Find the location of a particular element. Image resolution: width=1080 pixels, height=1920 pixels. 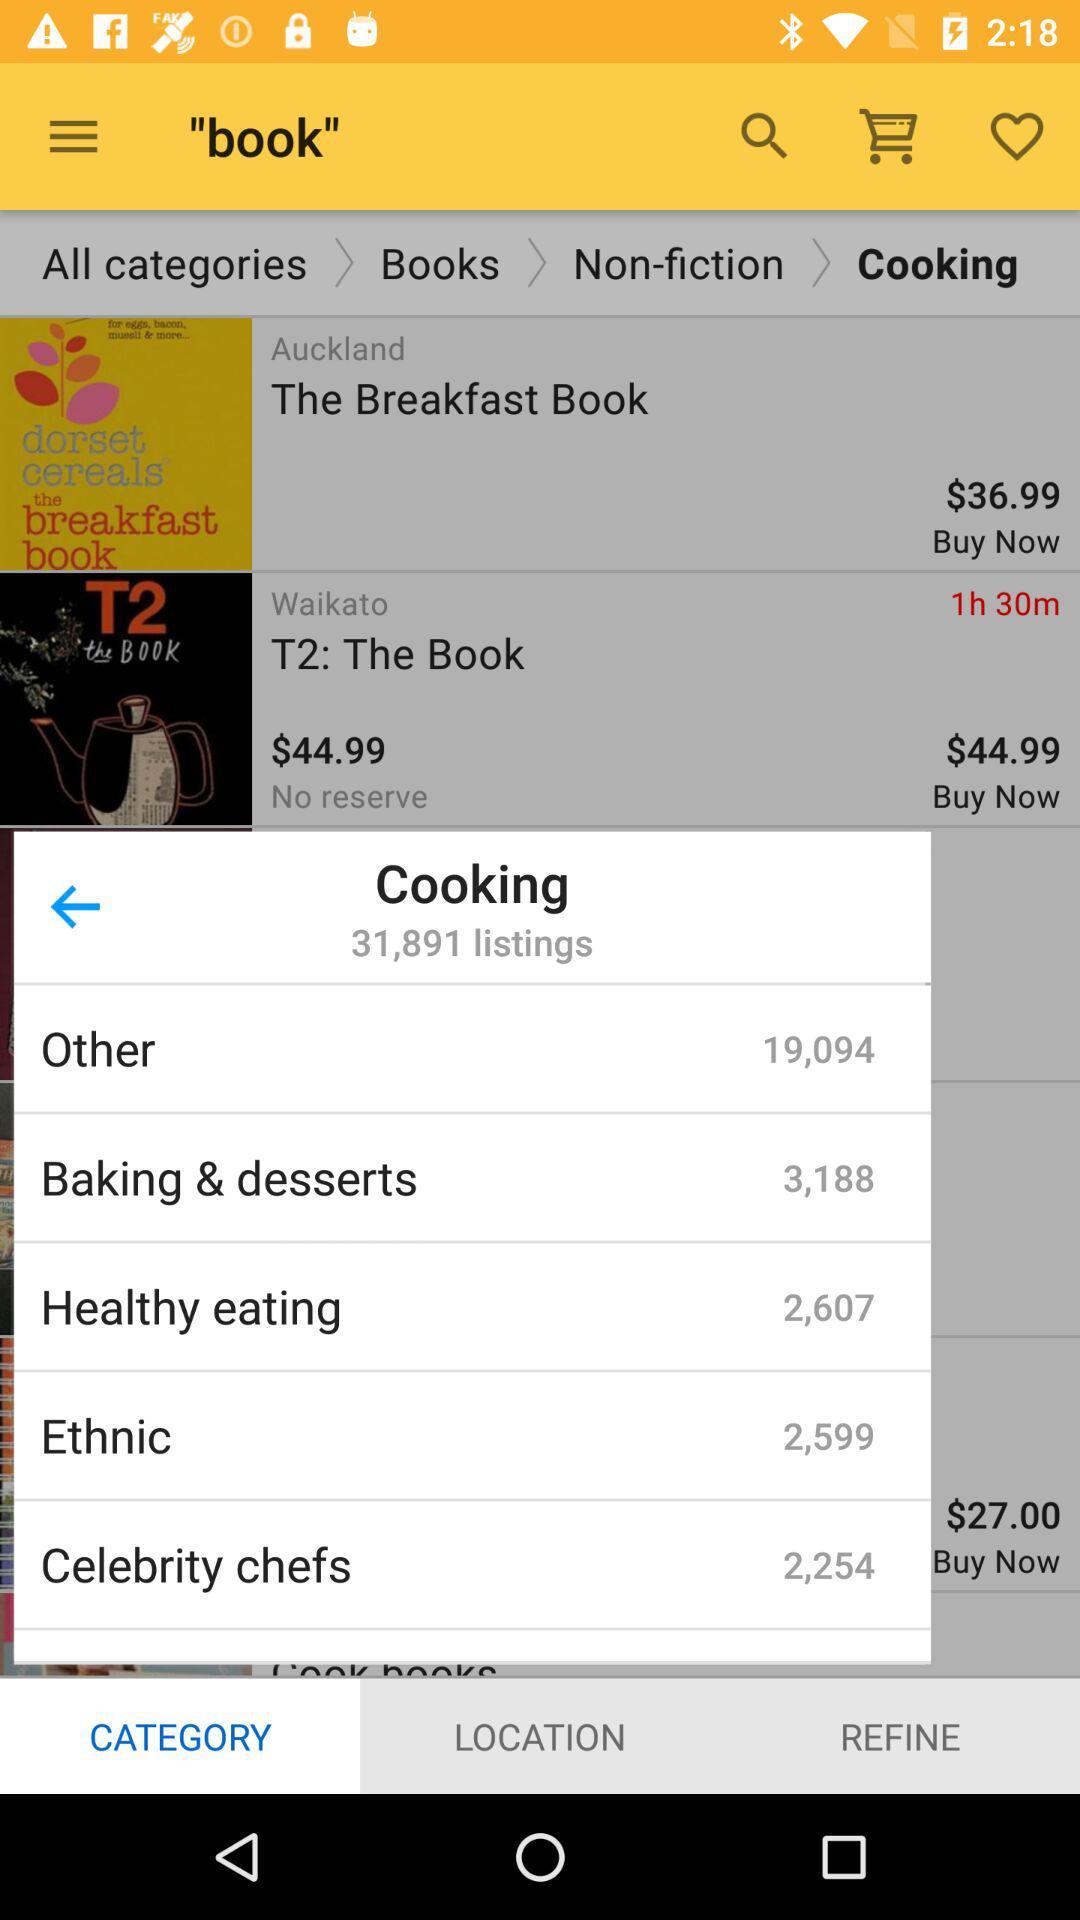

the icon to the right of other item is located at coordinates (818, 1047).